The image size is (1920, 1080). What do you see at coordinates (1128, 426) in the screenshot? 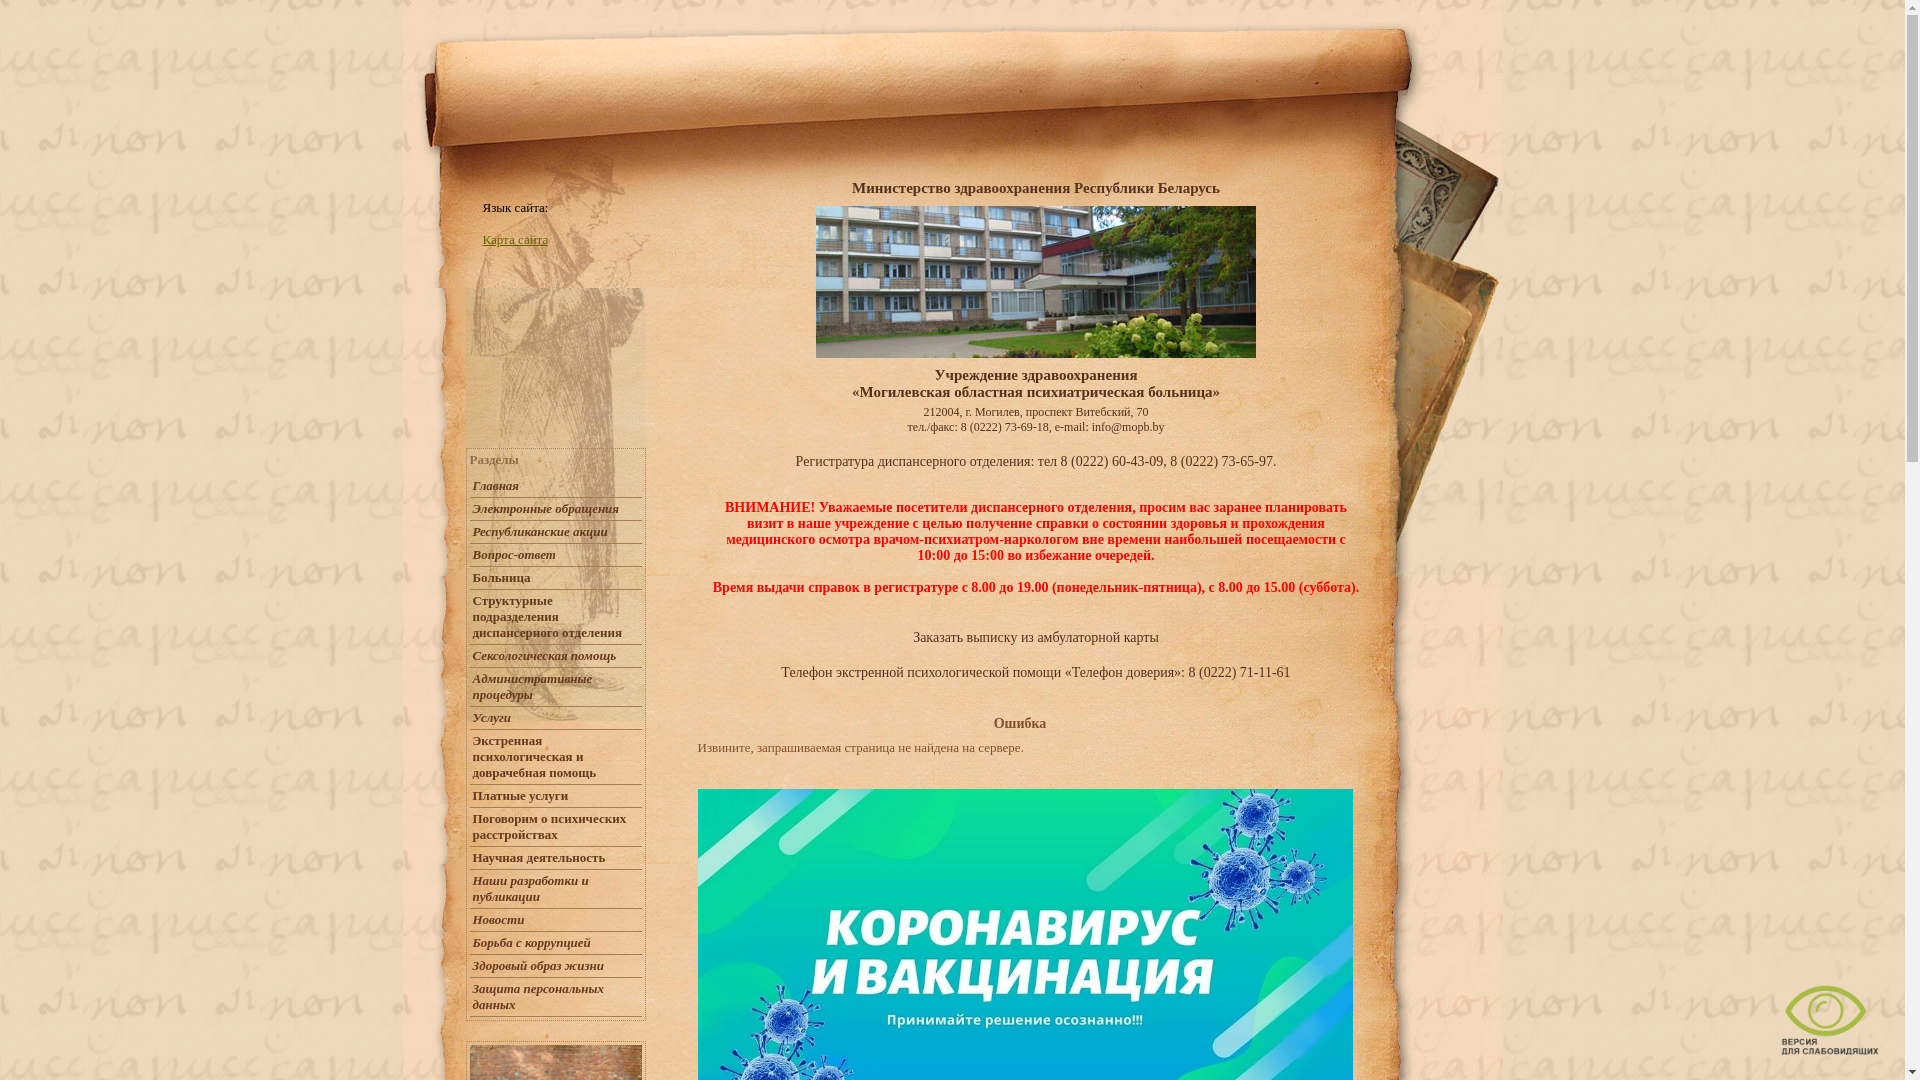
I see `'info@mopb.by'` at bounding box center [1128, 426].